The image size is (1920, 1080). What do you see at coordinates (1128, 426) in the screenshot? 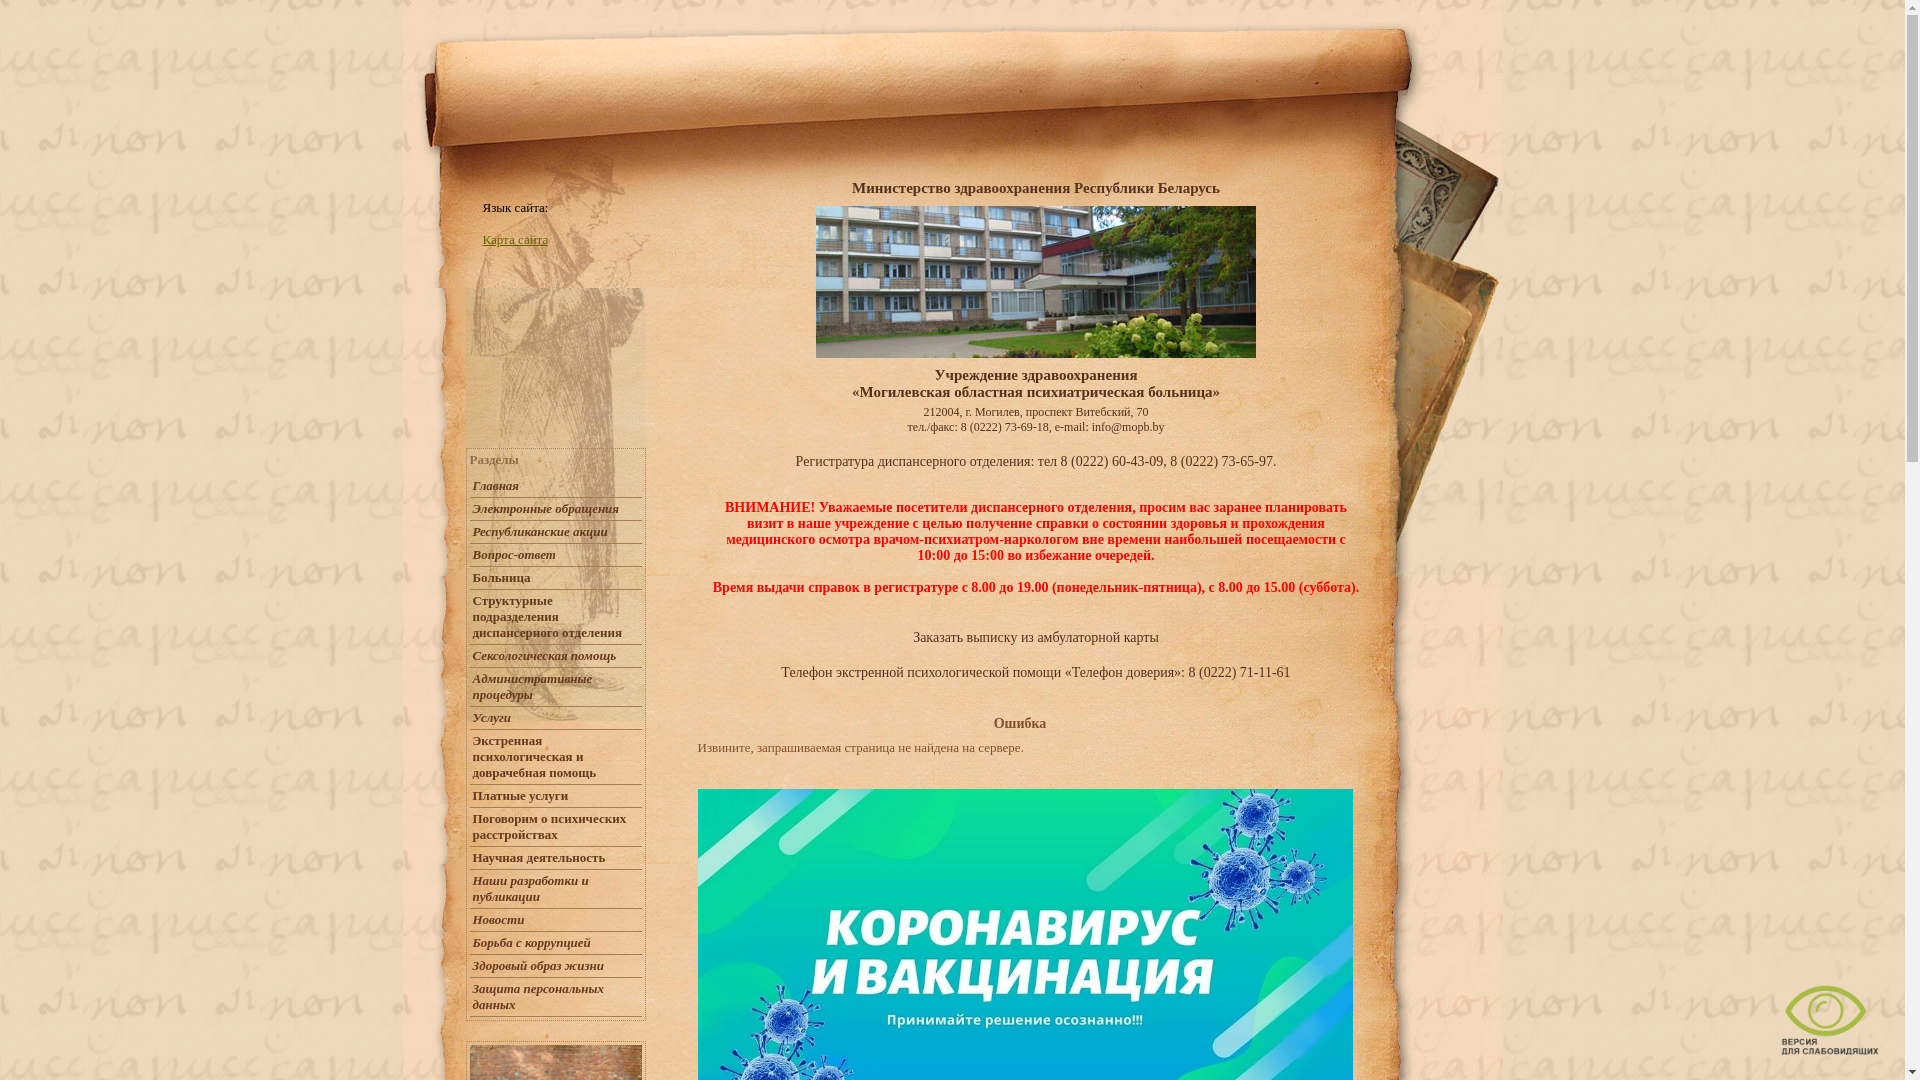
I see `'info@mopb.by'` at bounding box center [1128, 426].